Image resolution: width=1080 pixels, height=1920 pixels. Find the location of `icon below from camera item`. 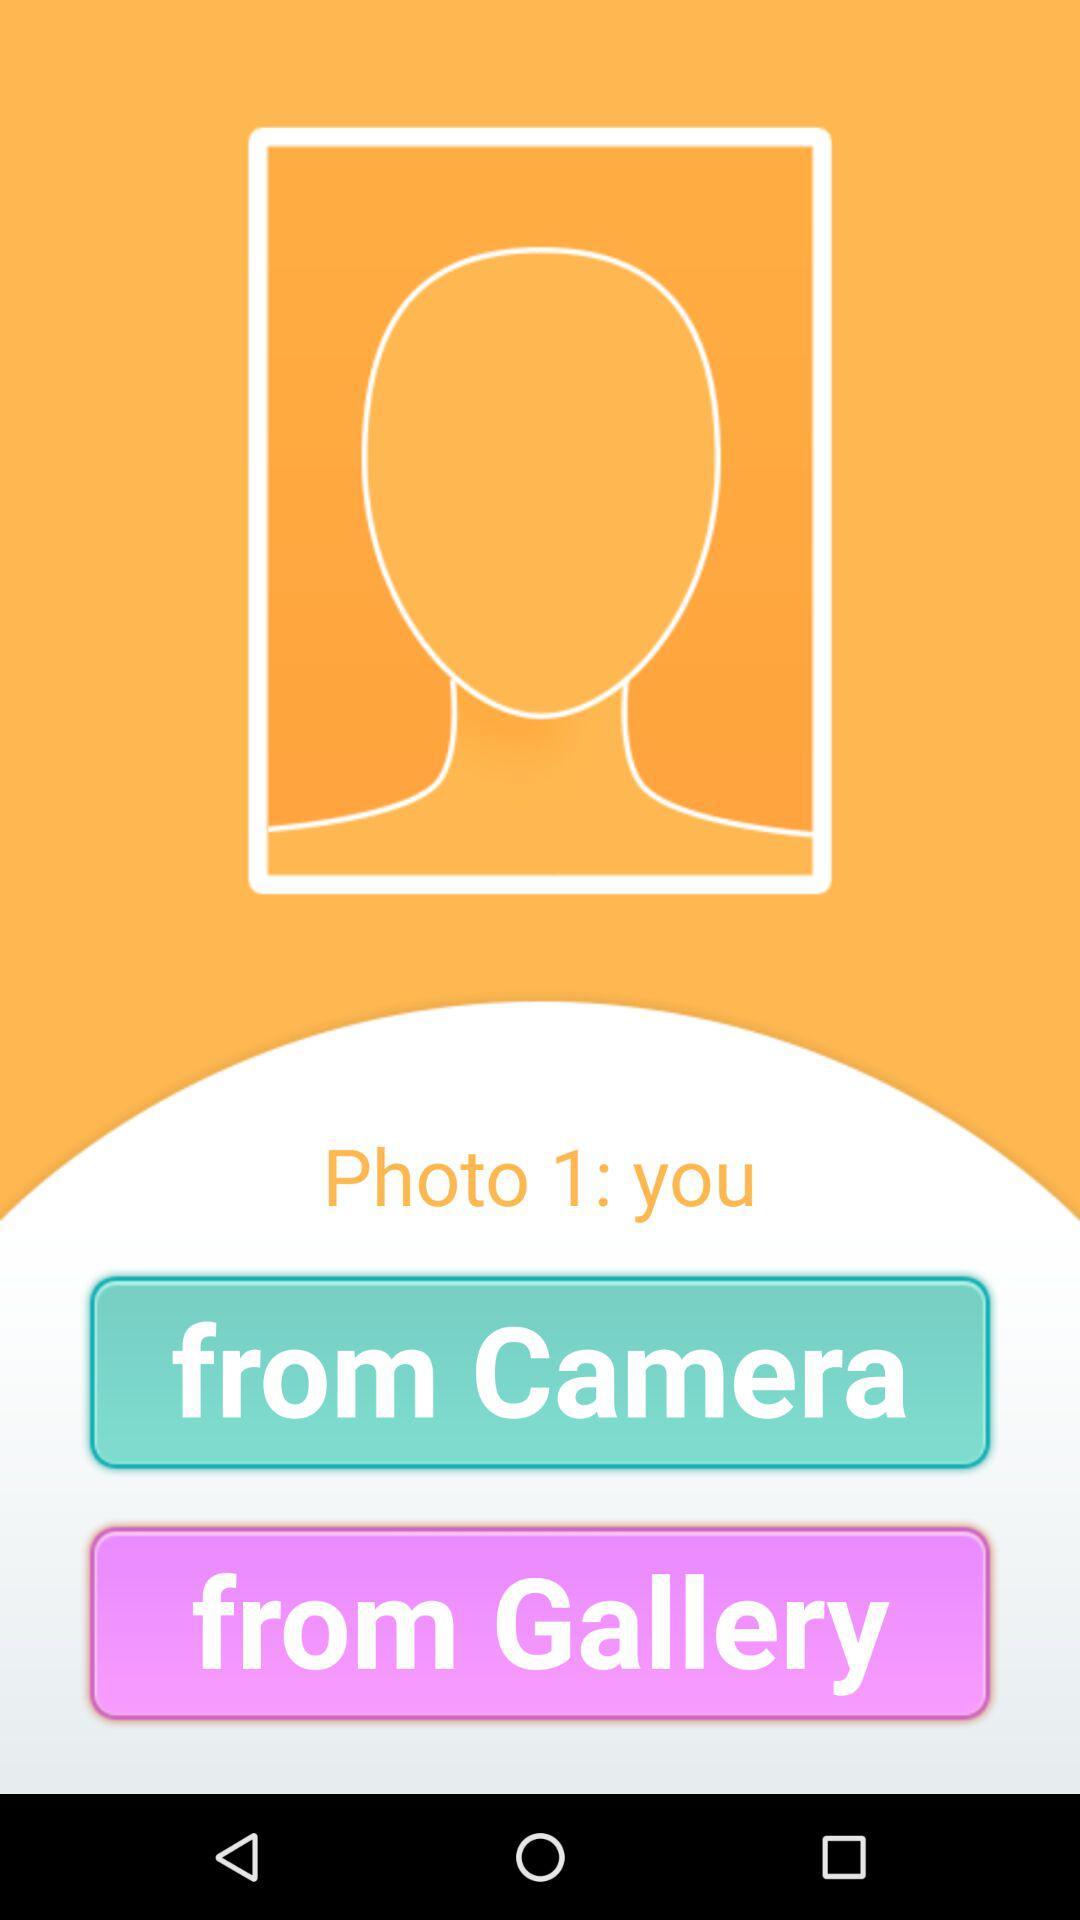

icon below from camera item is located at coordinates (540, 1623).